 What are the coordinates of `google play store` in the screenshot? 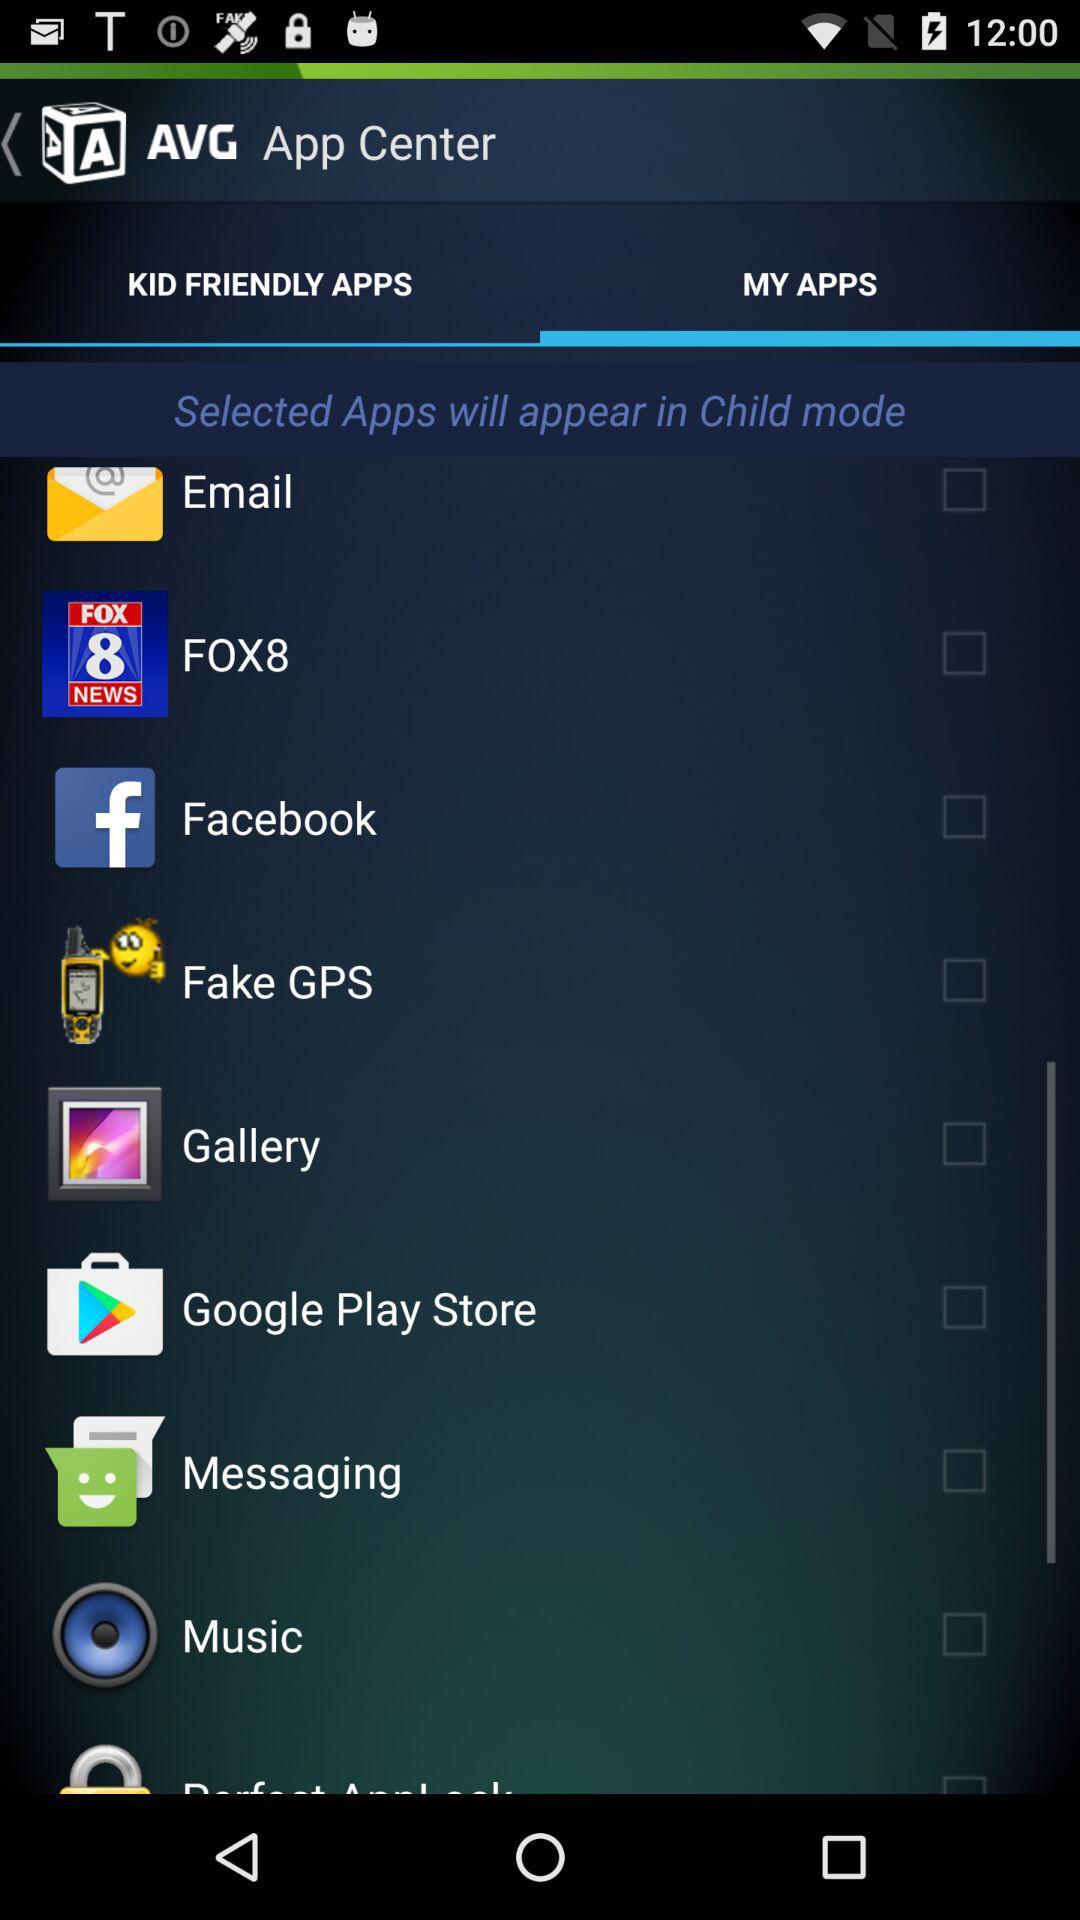 It's located at (993, 1307).